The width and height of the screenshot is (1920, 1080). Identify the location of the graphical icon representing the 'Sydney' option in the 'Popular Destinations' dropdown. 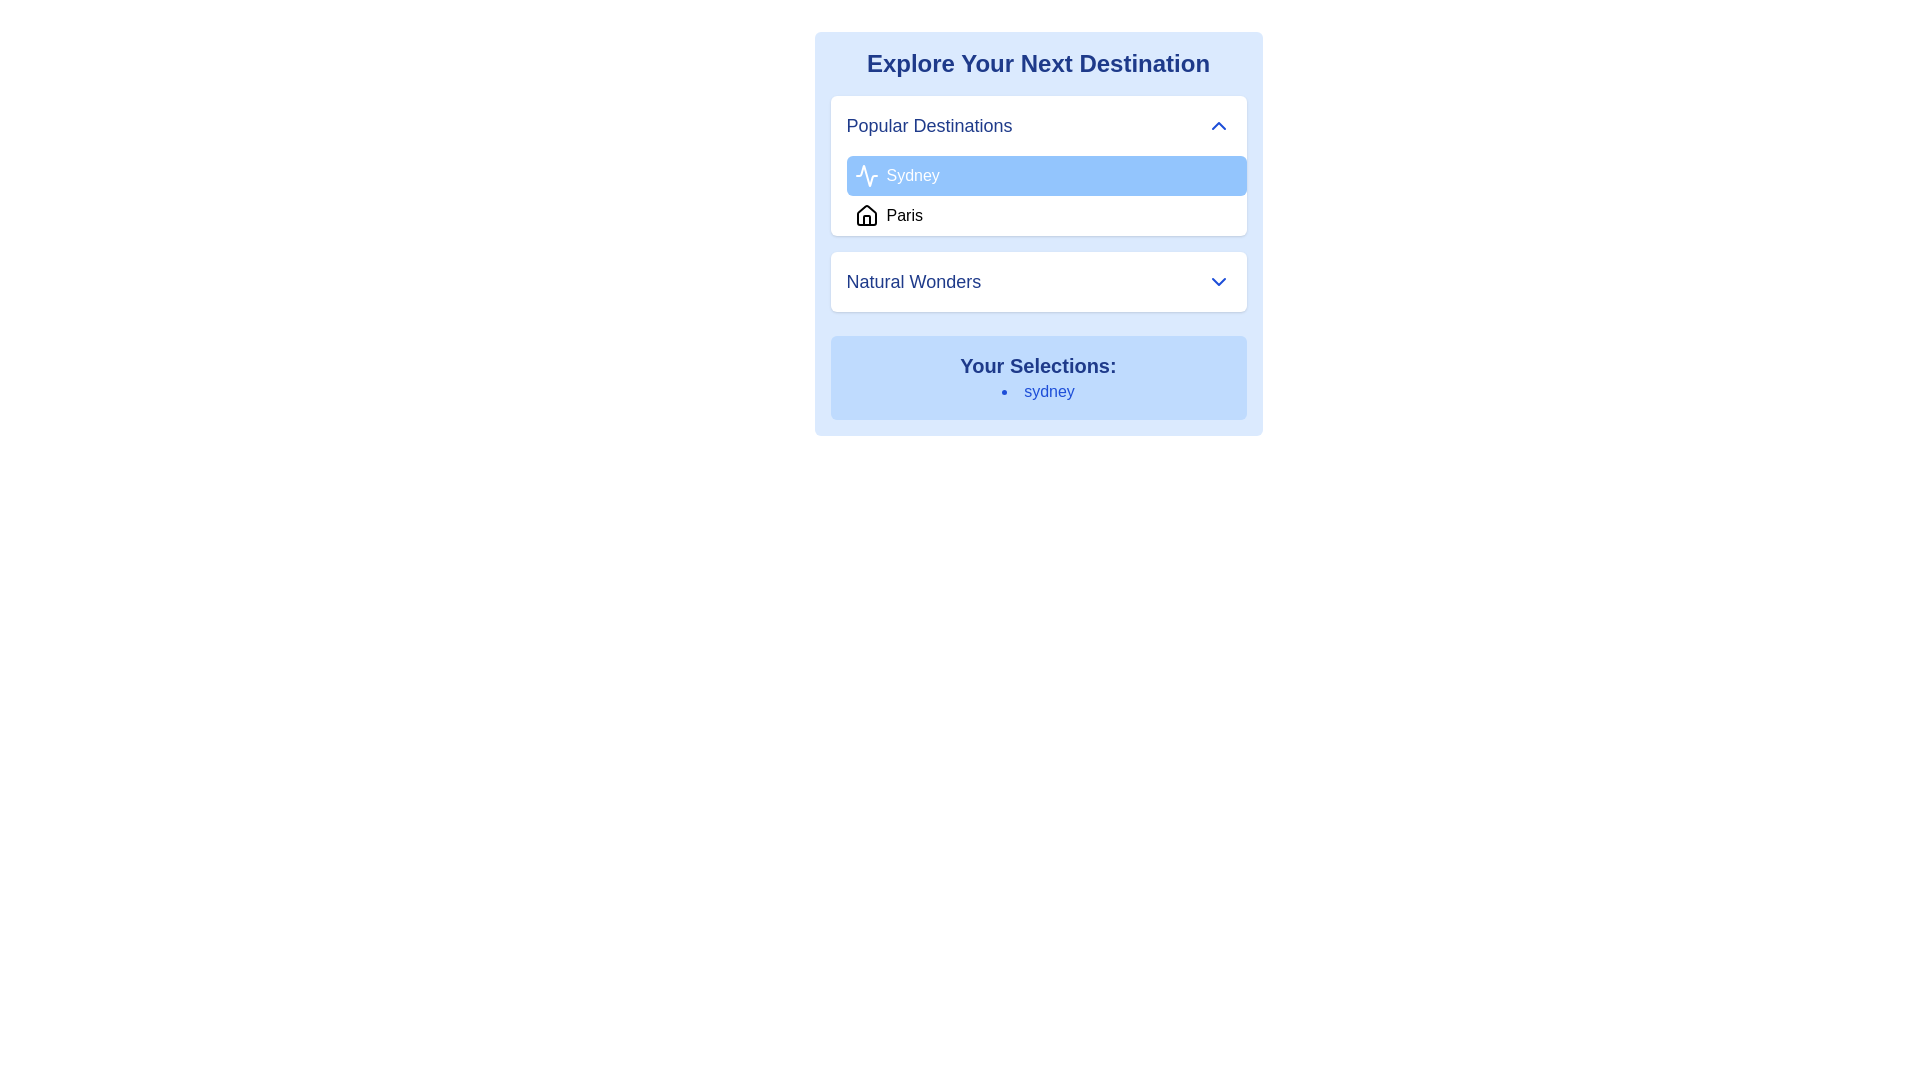
(866, 175).